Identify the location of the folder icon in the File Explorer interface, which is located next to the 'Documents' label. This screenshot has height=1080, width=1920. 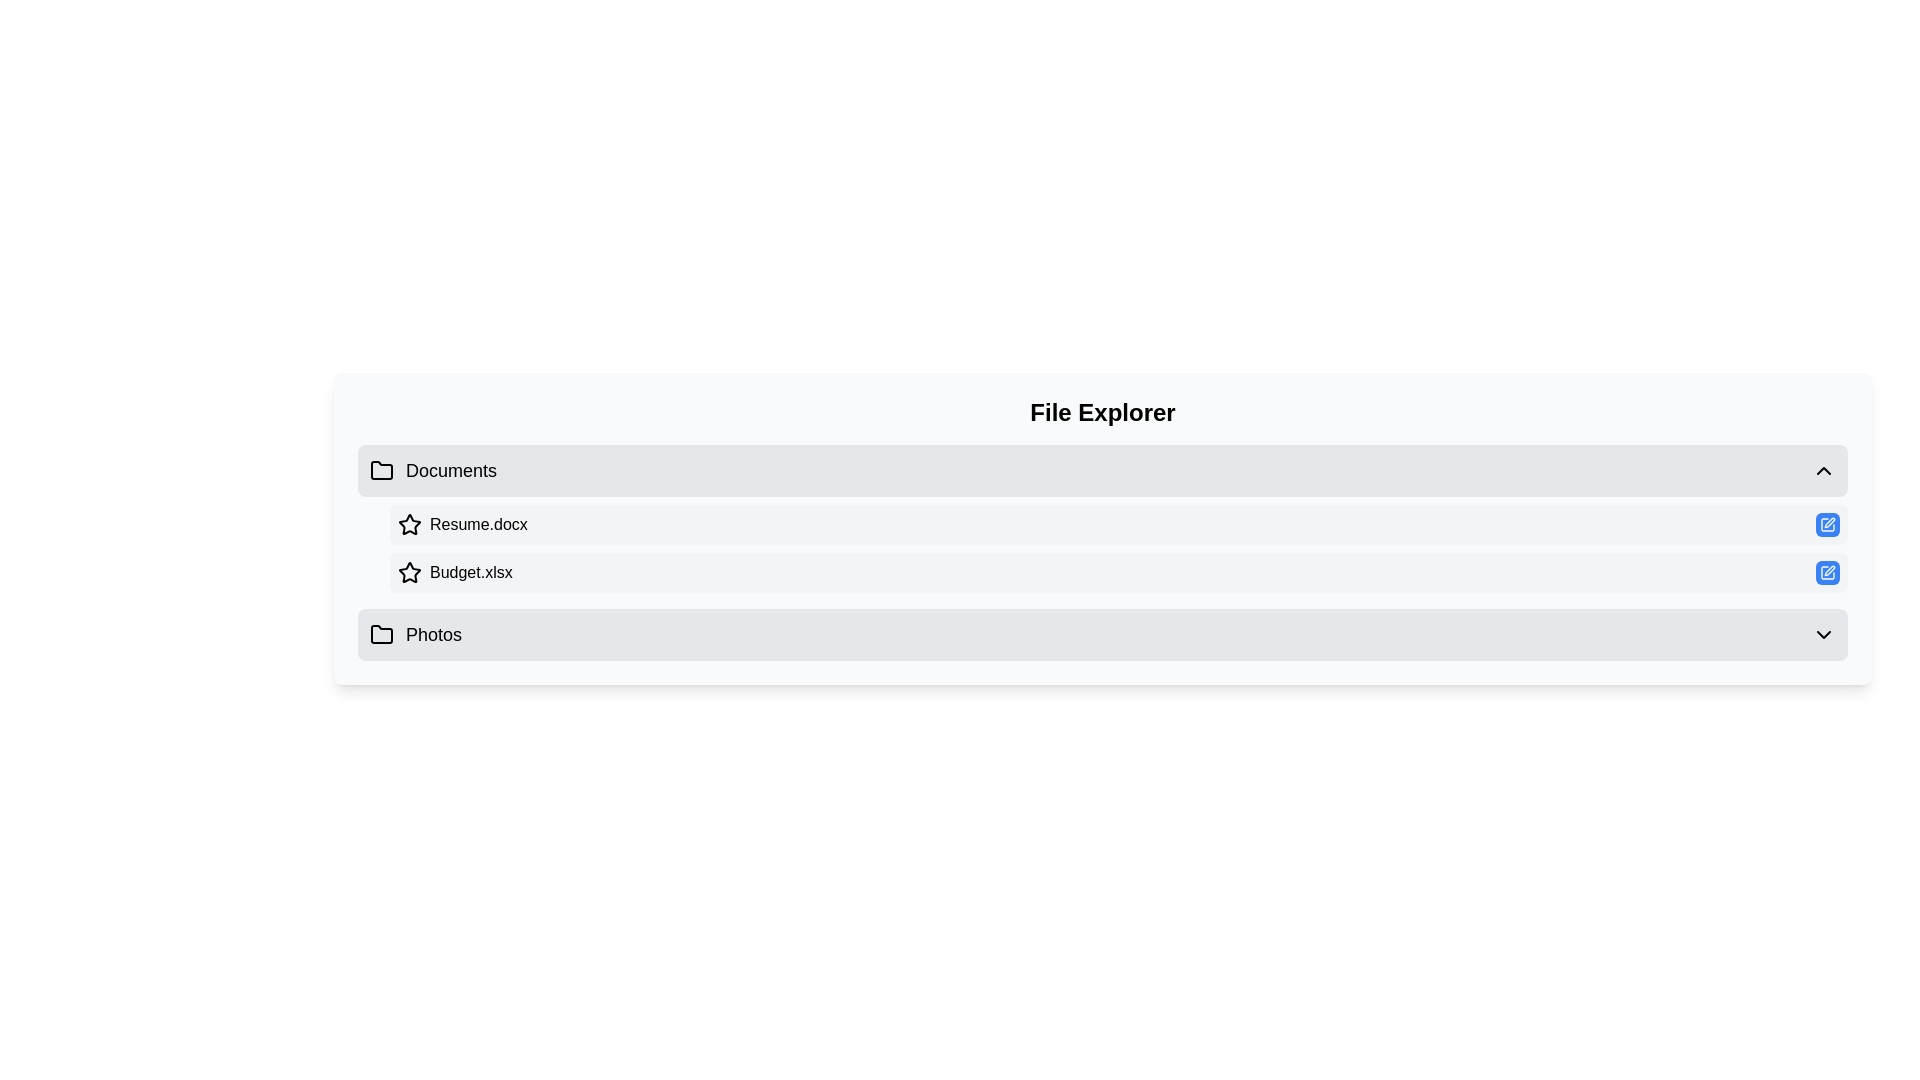
(382, 470).